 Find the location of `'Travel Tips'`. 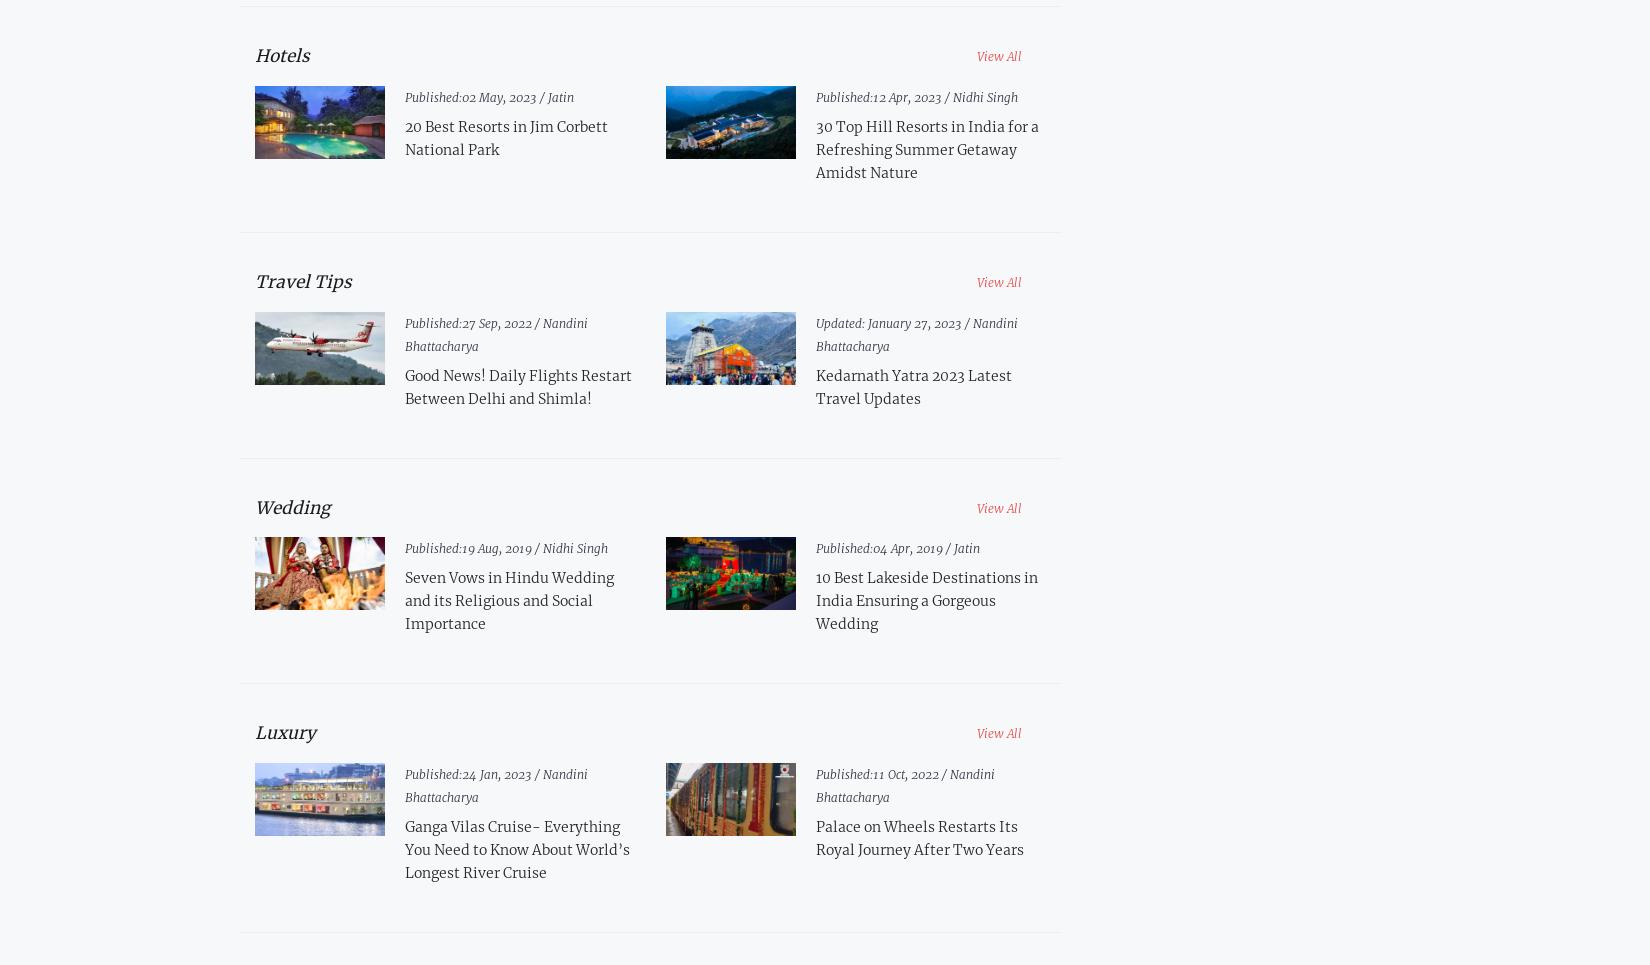

'Travel Tips' is located at coordinates (303, 281).